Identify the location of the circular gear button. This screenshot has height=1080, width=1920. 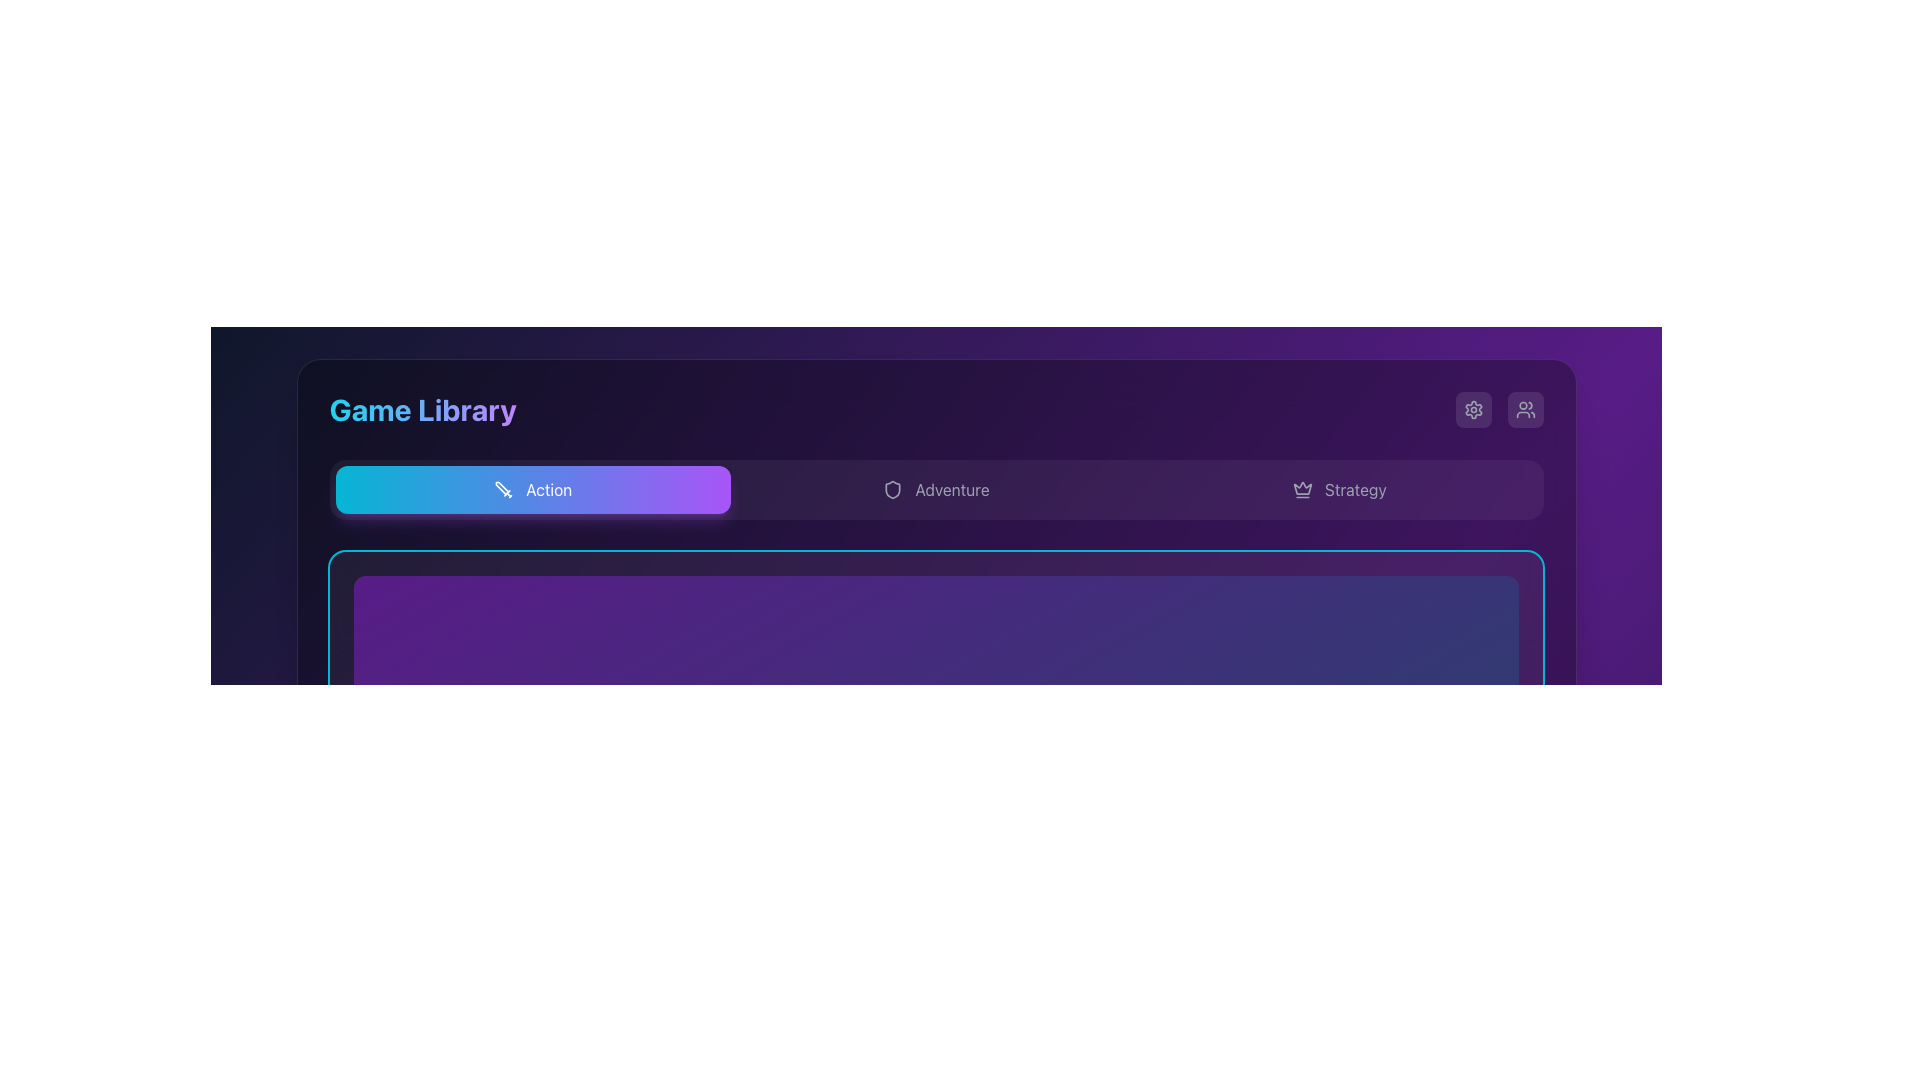
(1473, 408).